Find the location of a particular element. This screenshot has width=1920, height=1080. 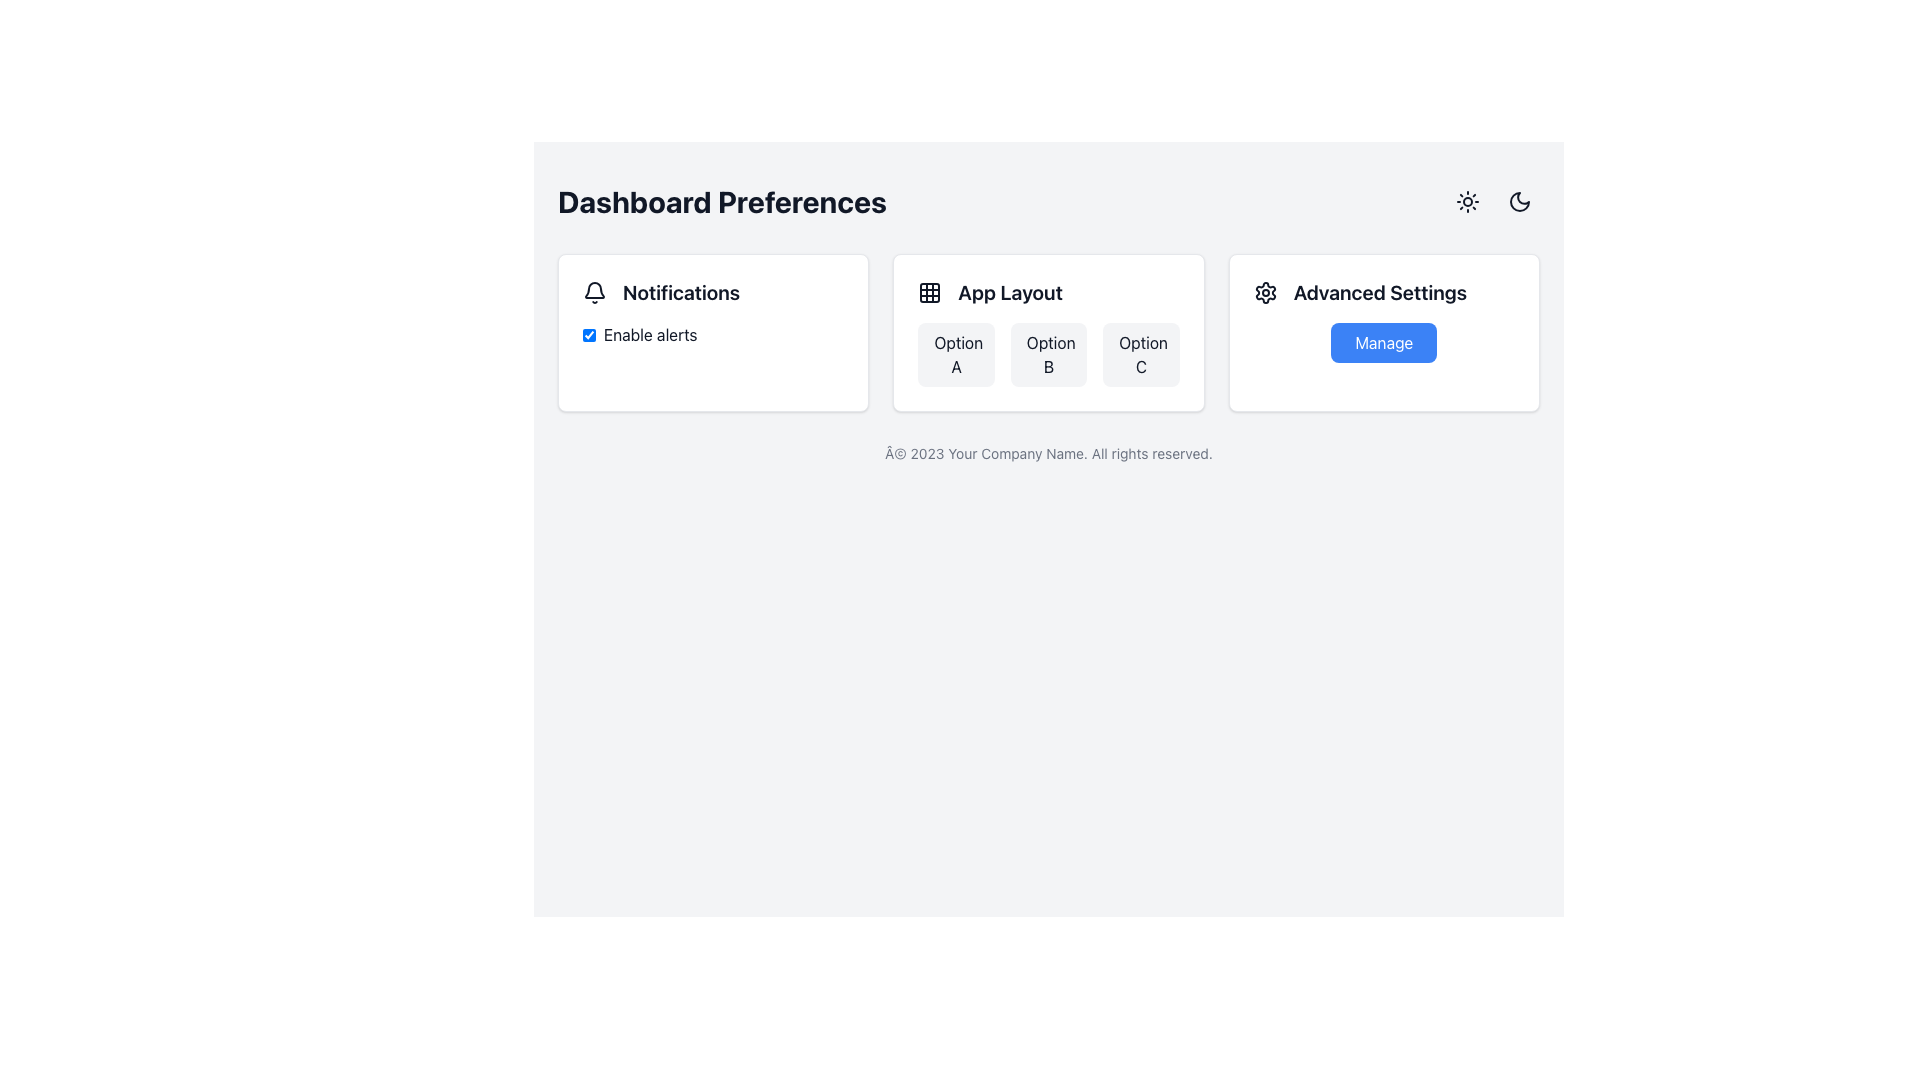

the 'Advanced Settings' text label, which is styled in bold and larger font, located to the right of a gear icon and above a 'Manage' button is located at coordinates (1383, 293).